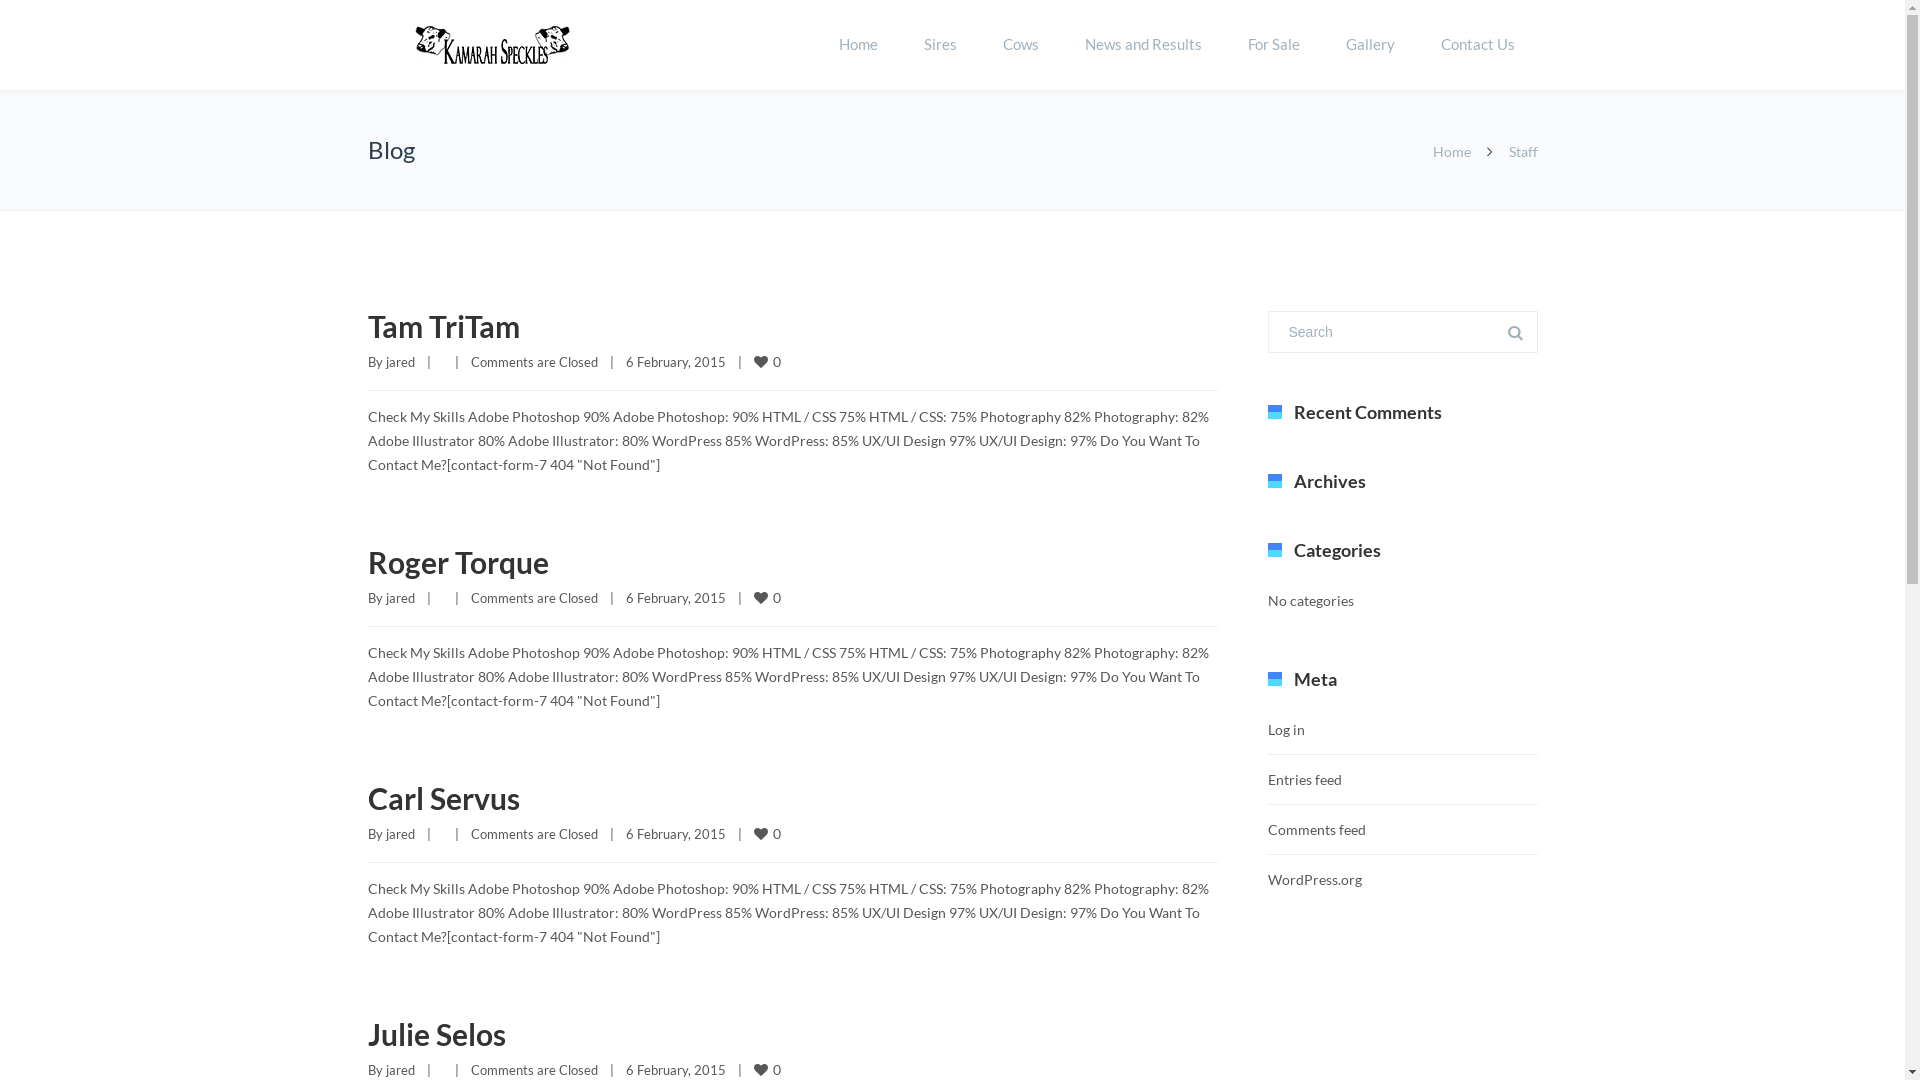  What do you see at coordinates (1021, 45) in the screenshot?
I see `'Cows'` at bounding box center [1021, 45].